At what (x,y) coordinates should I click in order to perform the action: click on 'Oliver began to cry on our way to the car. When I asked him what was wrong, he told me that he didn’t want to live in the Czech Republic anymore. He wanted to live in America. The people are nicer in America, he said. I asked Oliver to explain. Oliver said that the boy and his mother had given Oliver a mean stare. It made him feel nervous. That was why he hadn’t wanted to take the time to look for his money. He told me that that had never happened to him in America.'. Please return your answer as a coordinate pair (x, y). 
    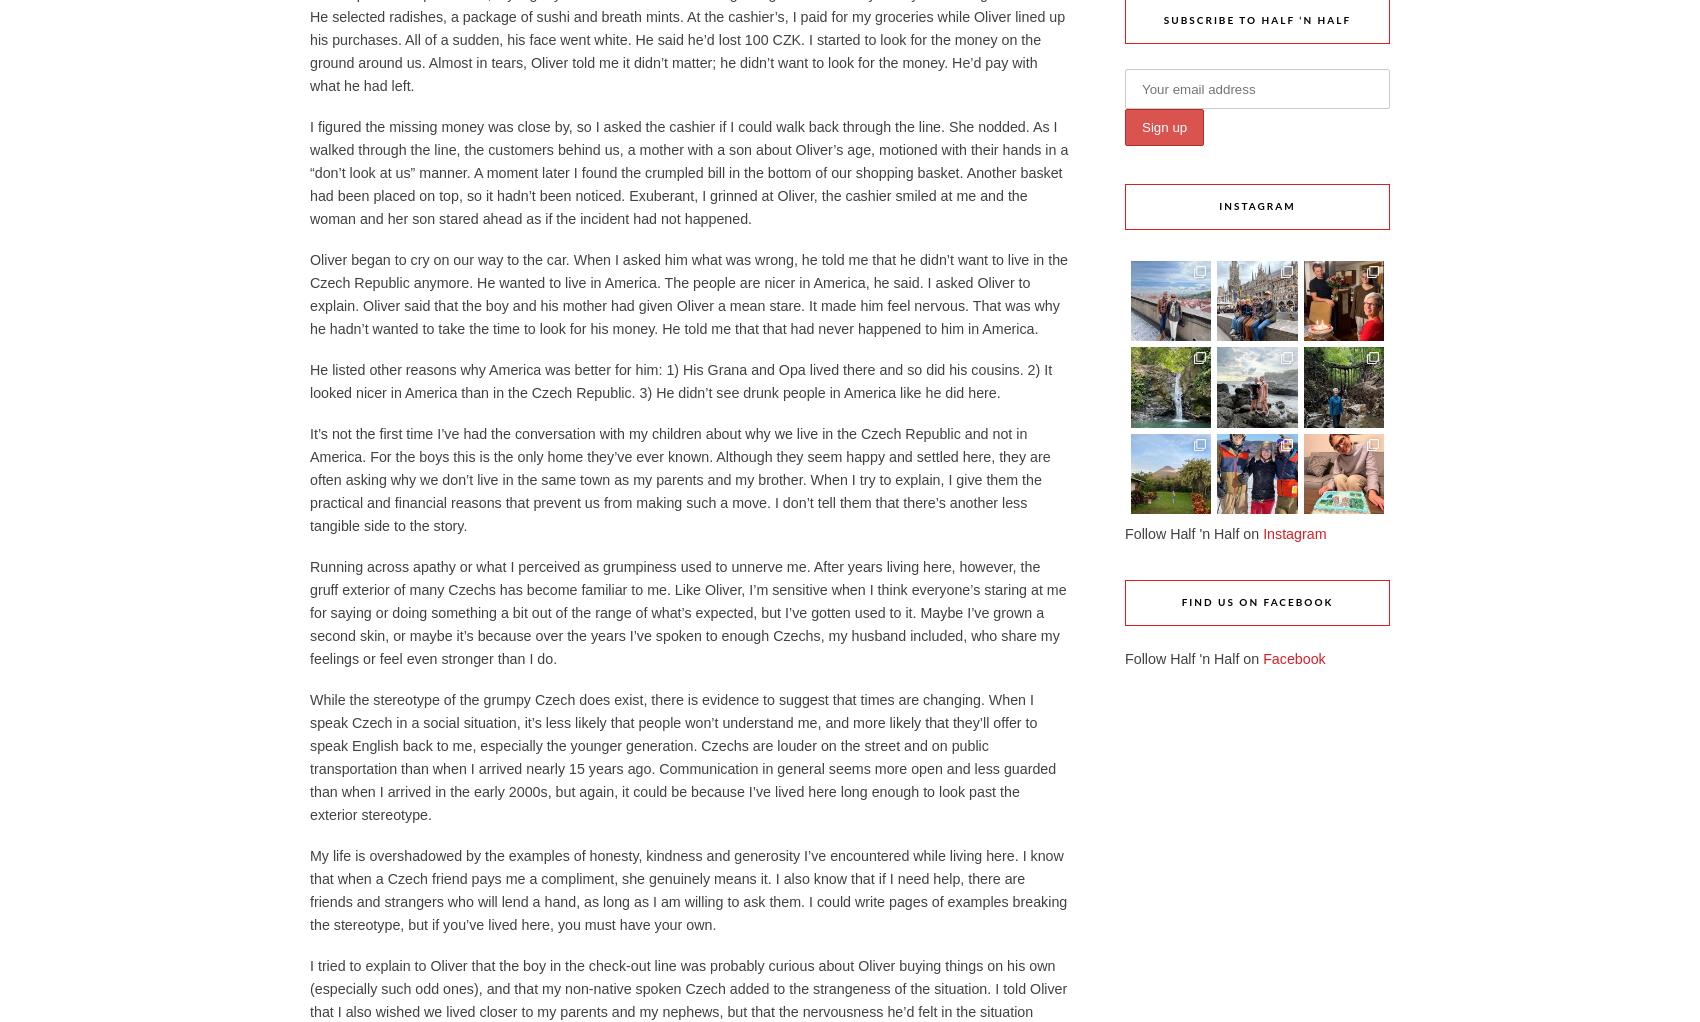
    Looking at the image, I should click on (689, 292).